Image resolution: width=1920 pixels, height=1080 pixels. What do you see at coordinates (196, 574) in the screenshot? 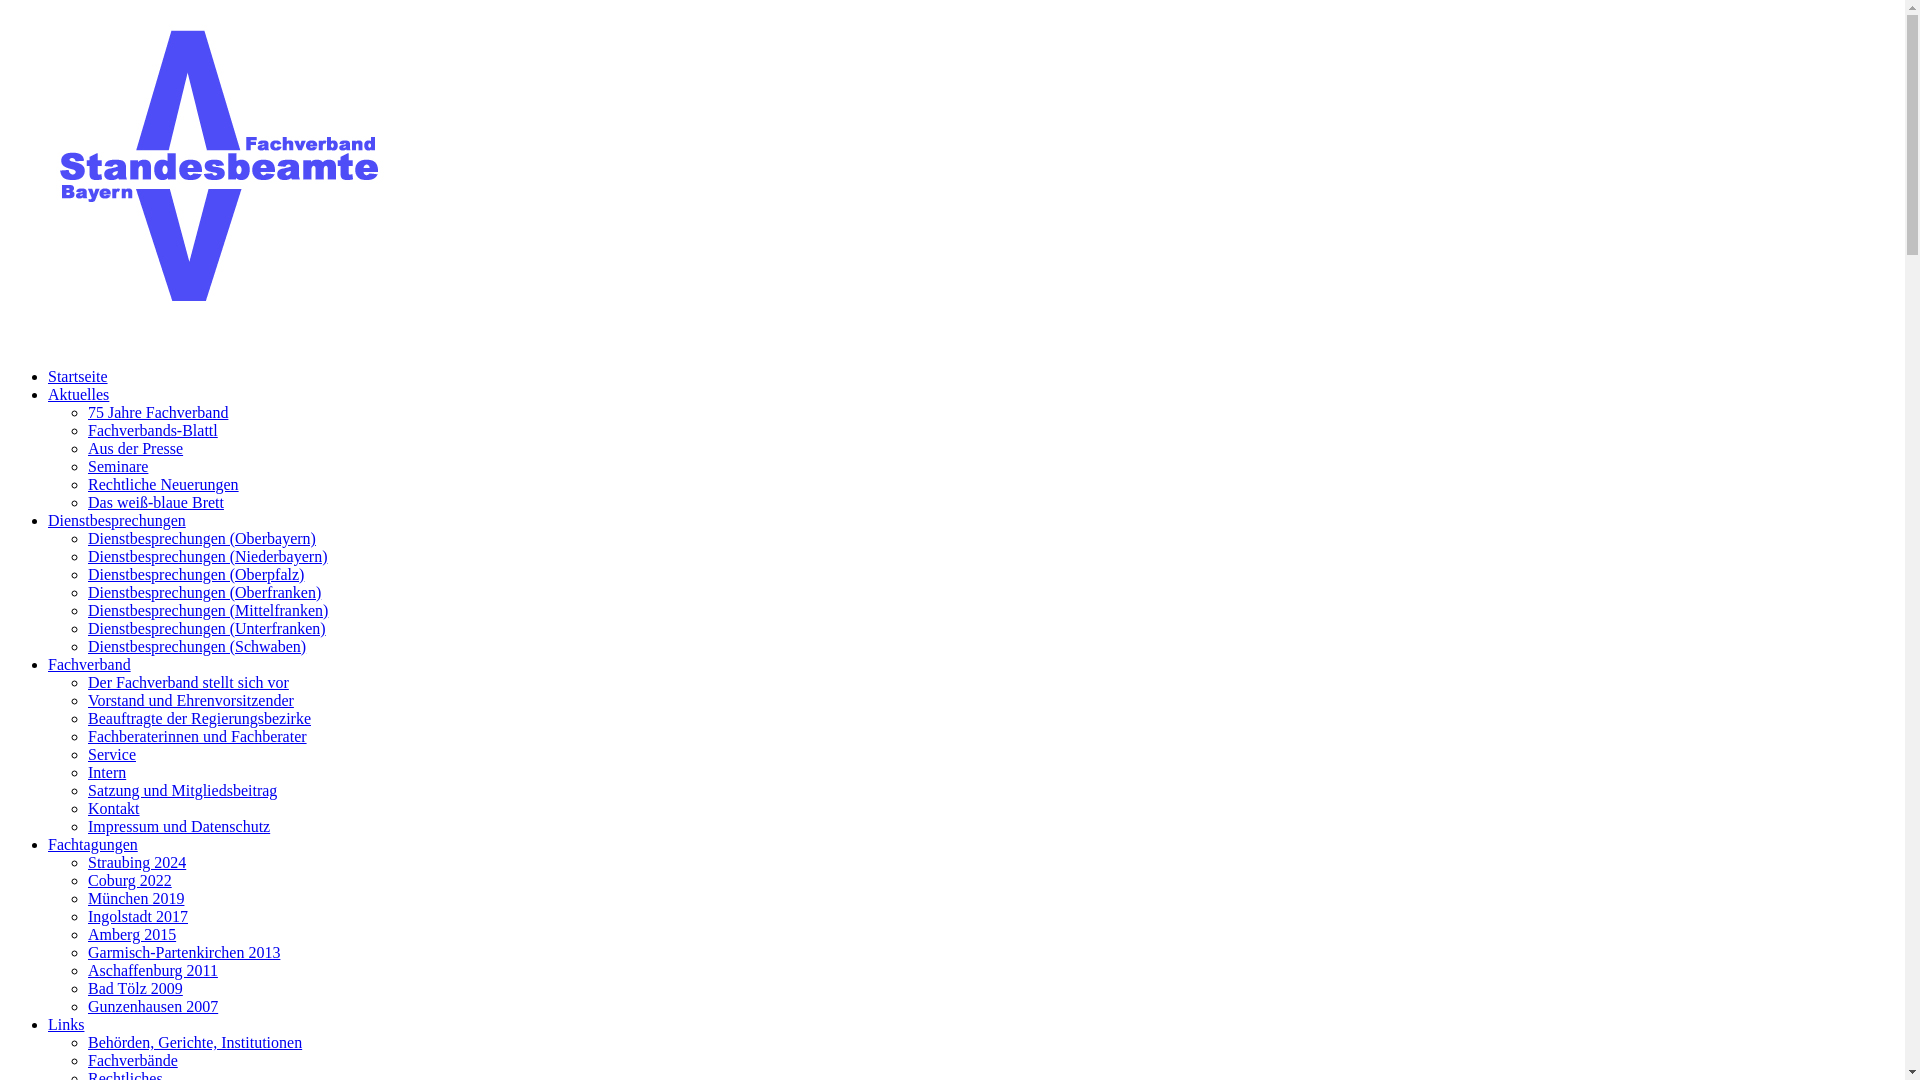
I see `'Dienstbesprechungen (Oberpfalz)'` at bounding box center [196, 574].